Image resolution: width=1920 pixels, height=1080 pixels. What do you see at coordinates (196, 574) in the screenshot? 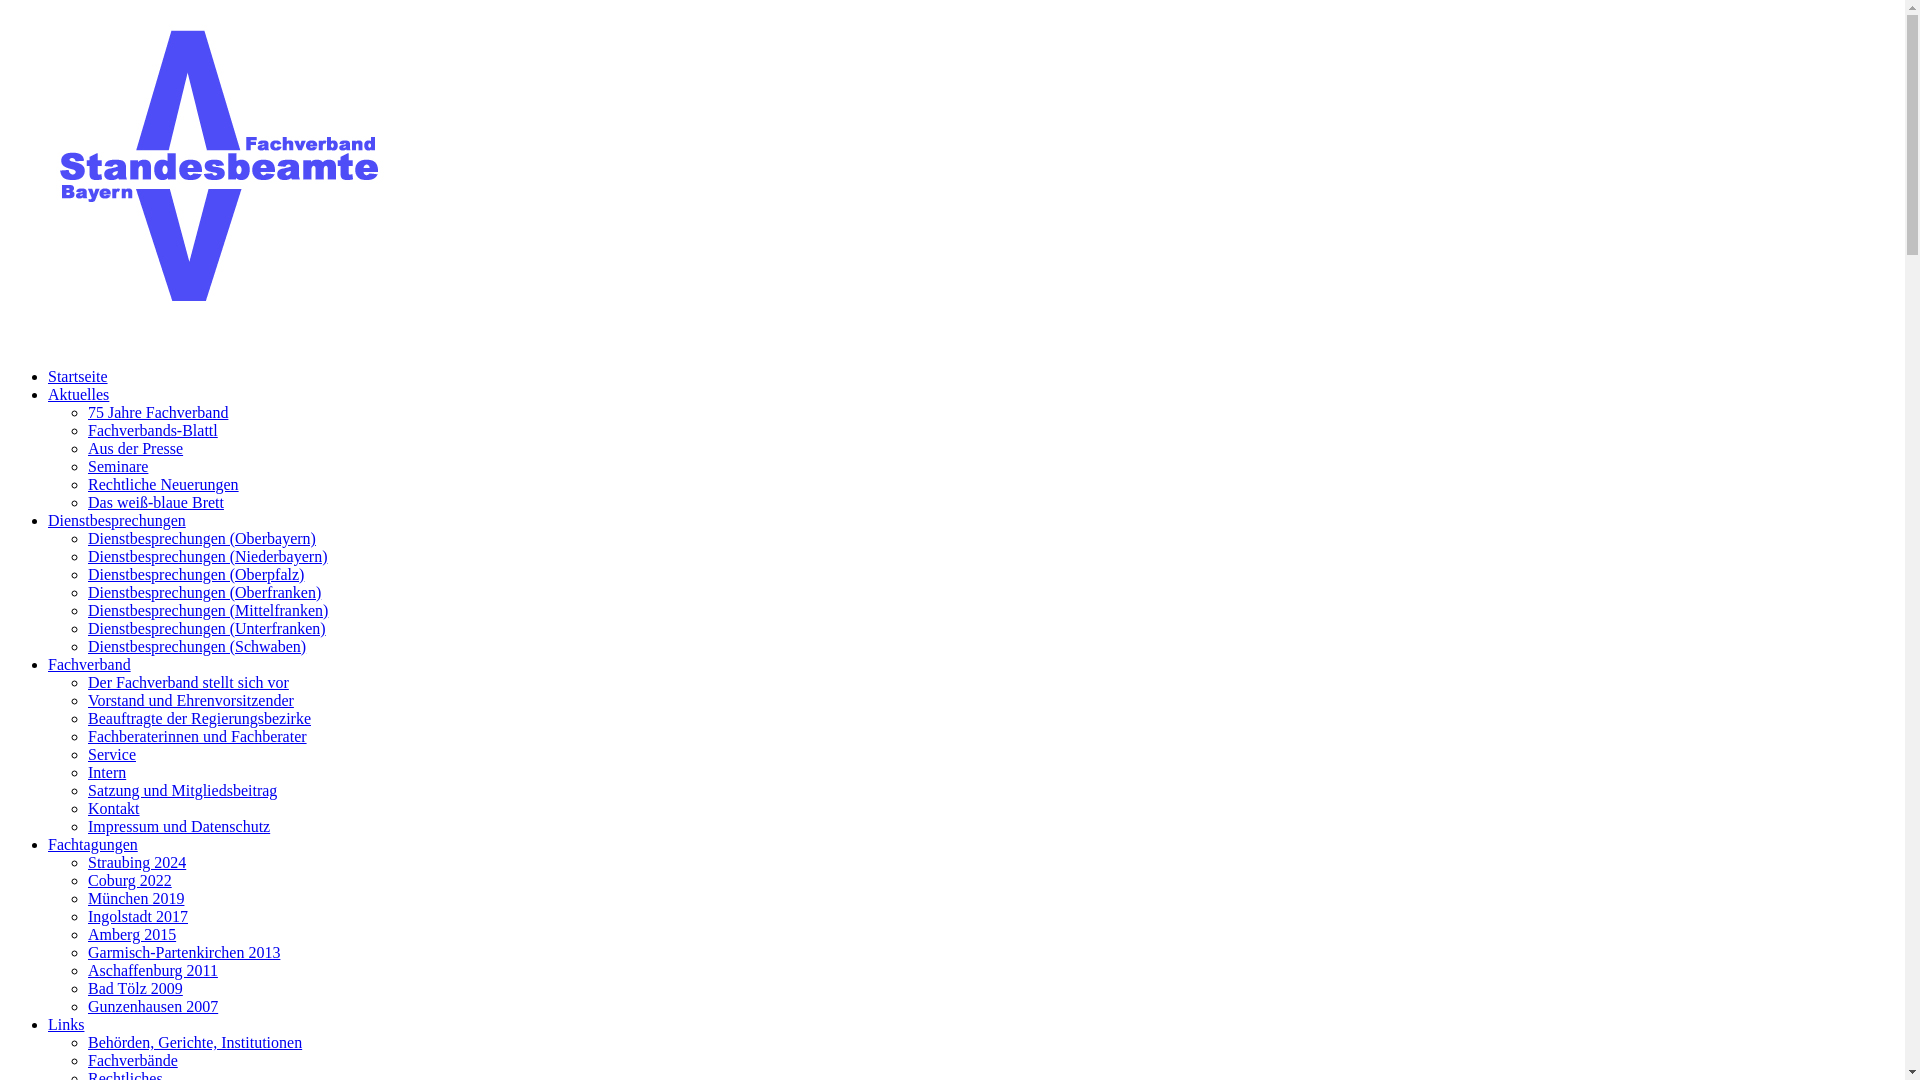
I see `'Dienstbesprechungen (Oberpfalz)'` at bounding box center [196, 574].